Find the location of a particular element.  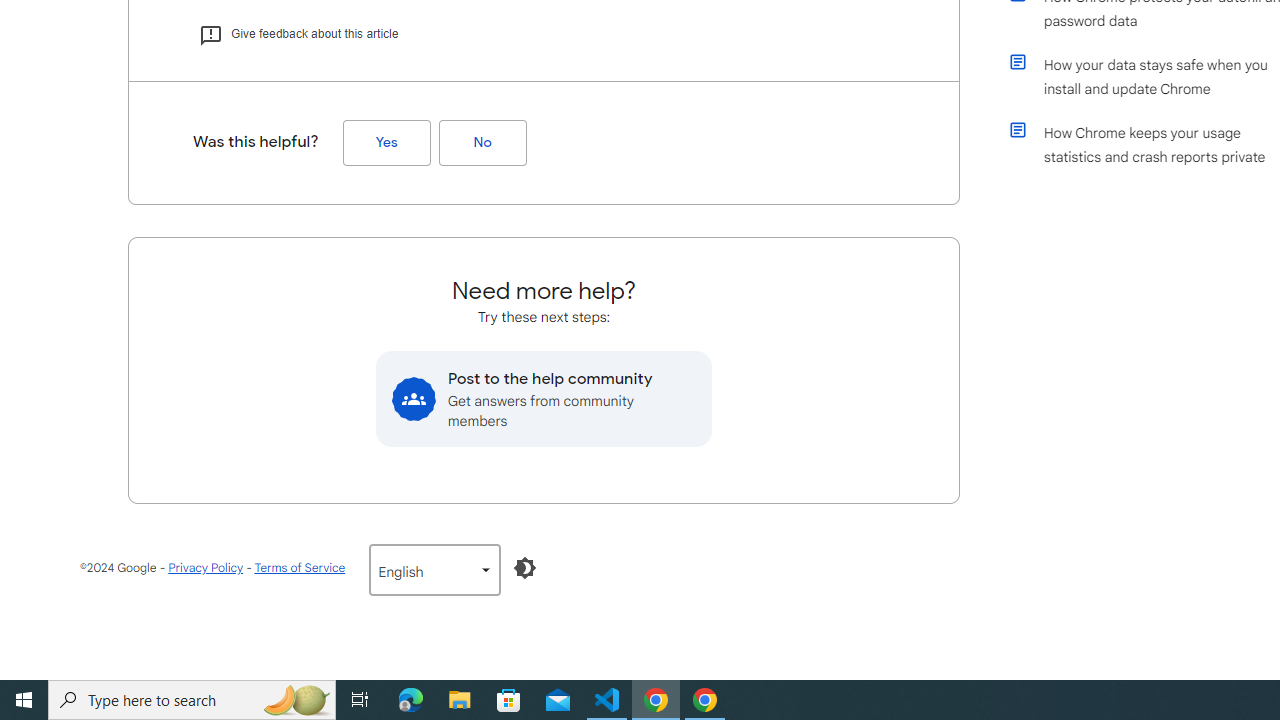

'Give feedback about this article' is located at coordinates (297, 33).